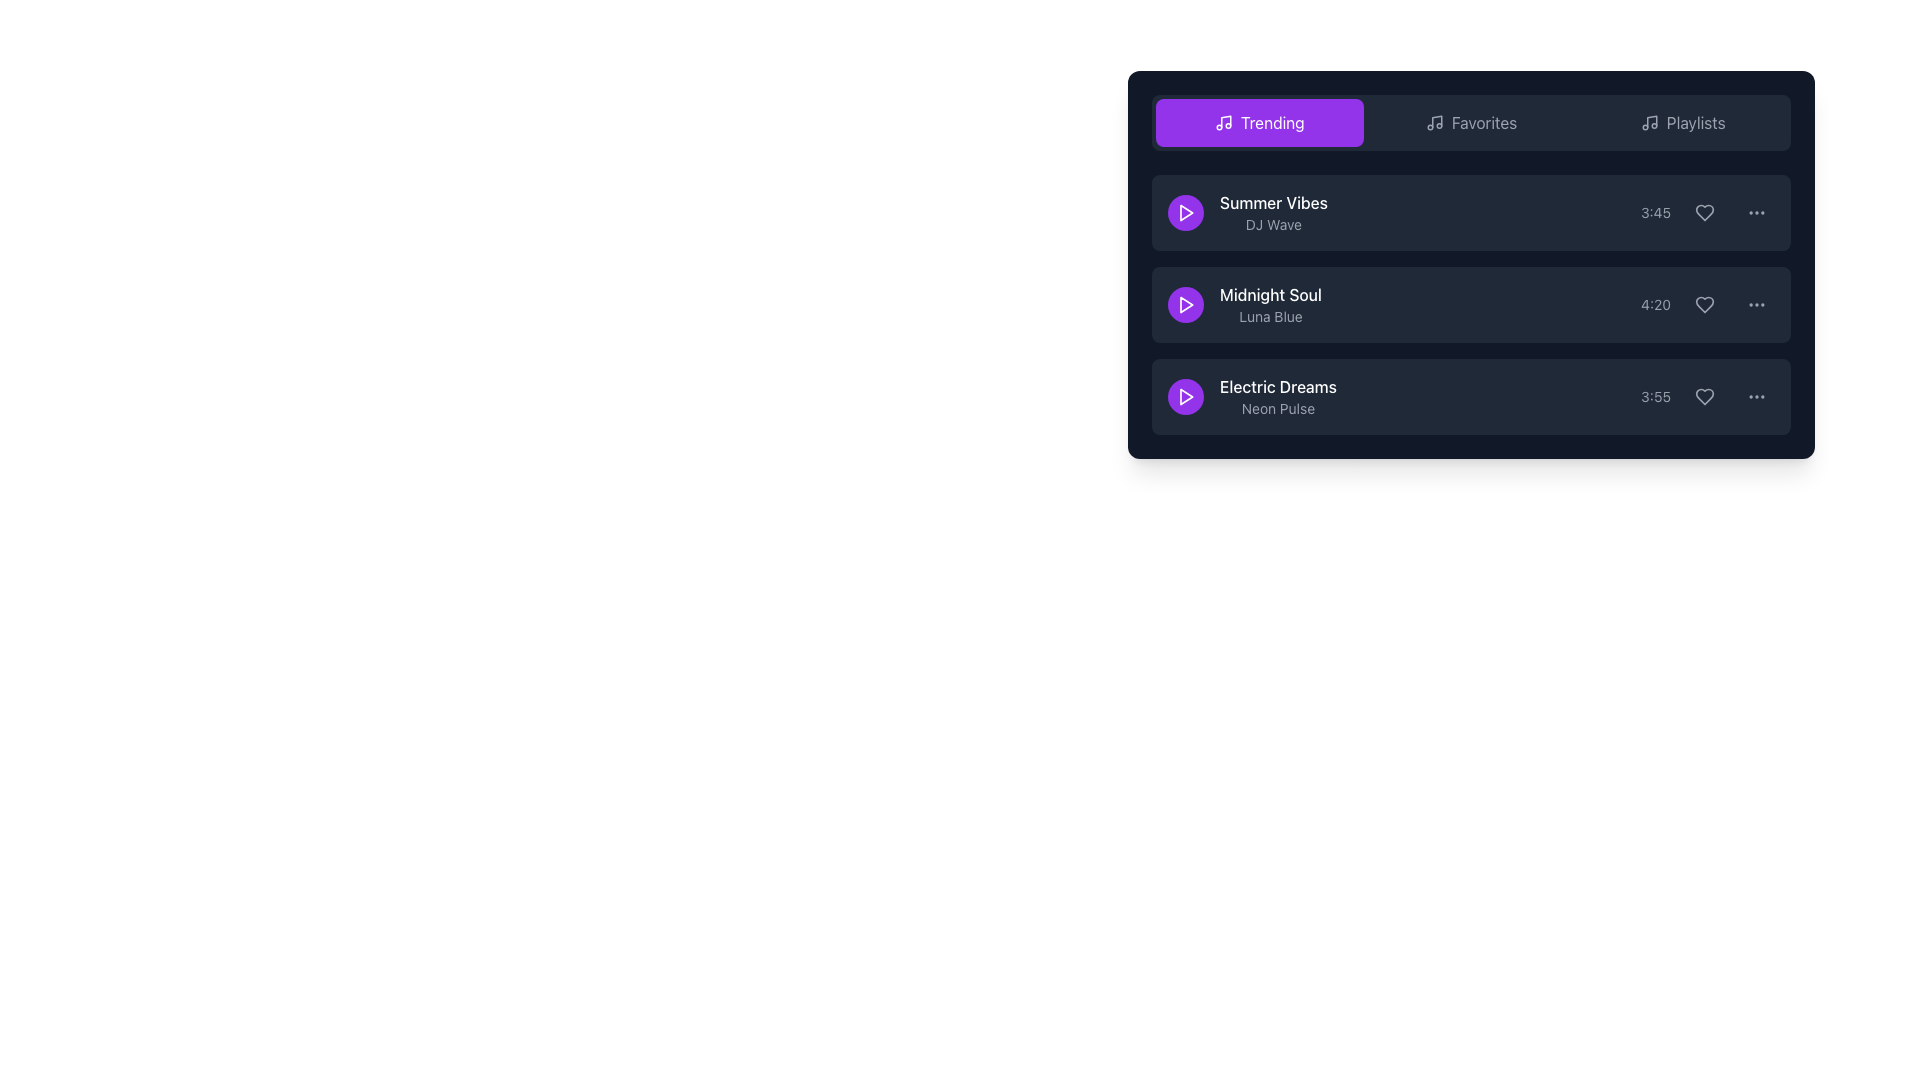 The height and width of the screenshot is (1080, 1920). What do you see at coordinates (1186, 304) in the screenshot?
I see `the purple triangle icon within a circular button context located to the left of the 'Midnight Soul' text in the second row for additional effects or information` at bounding box center [1186, 304].